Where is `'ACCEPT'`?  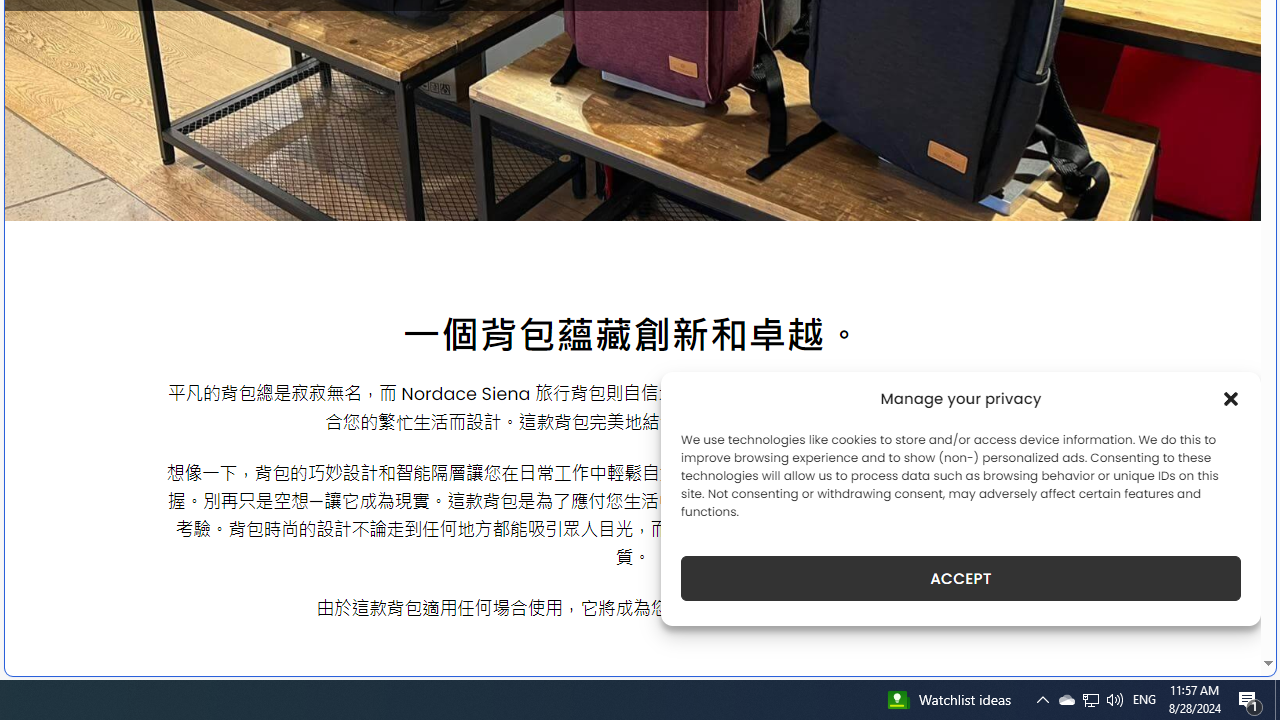 'ACCEPT' is located at coordinates (961, 578).